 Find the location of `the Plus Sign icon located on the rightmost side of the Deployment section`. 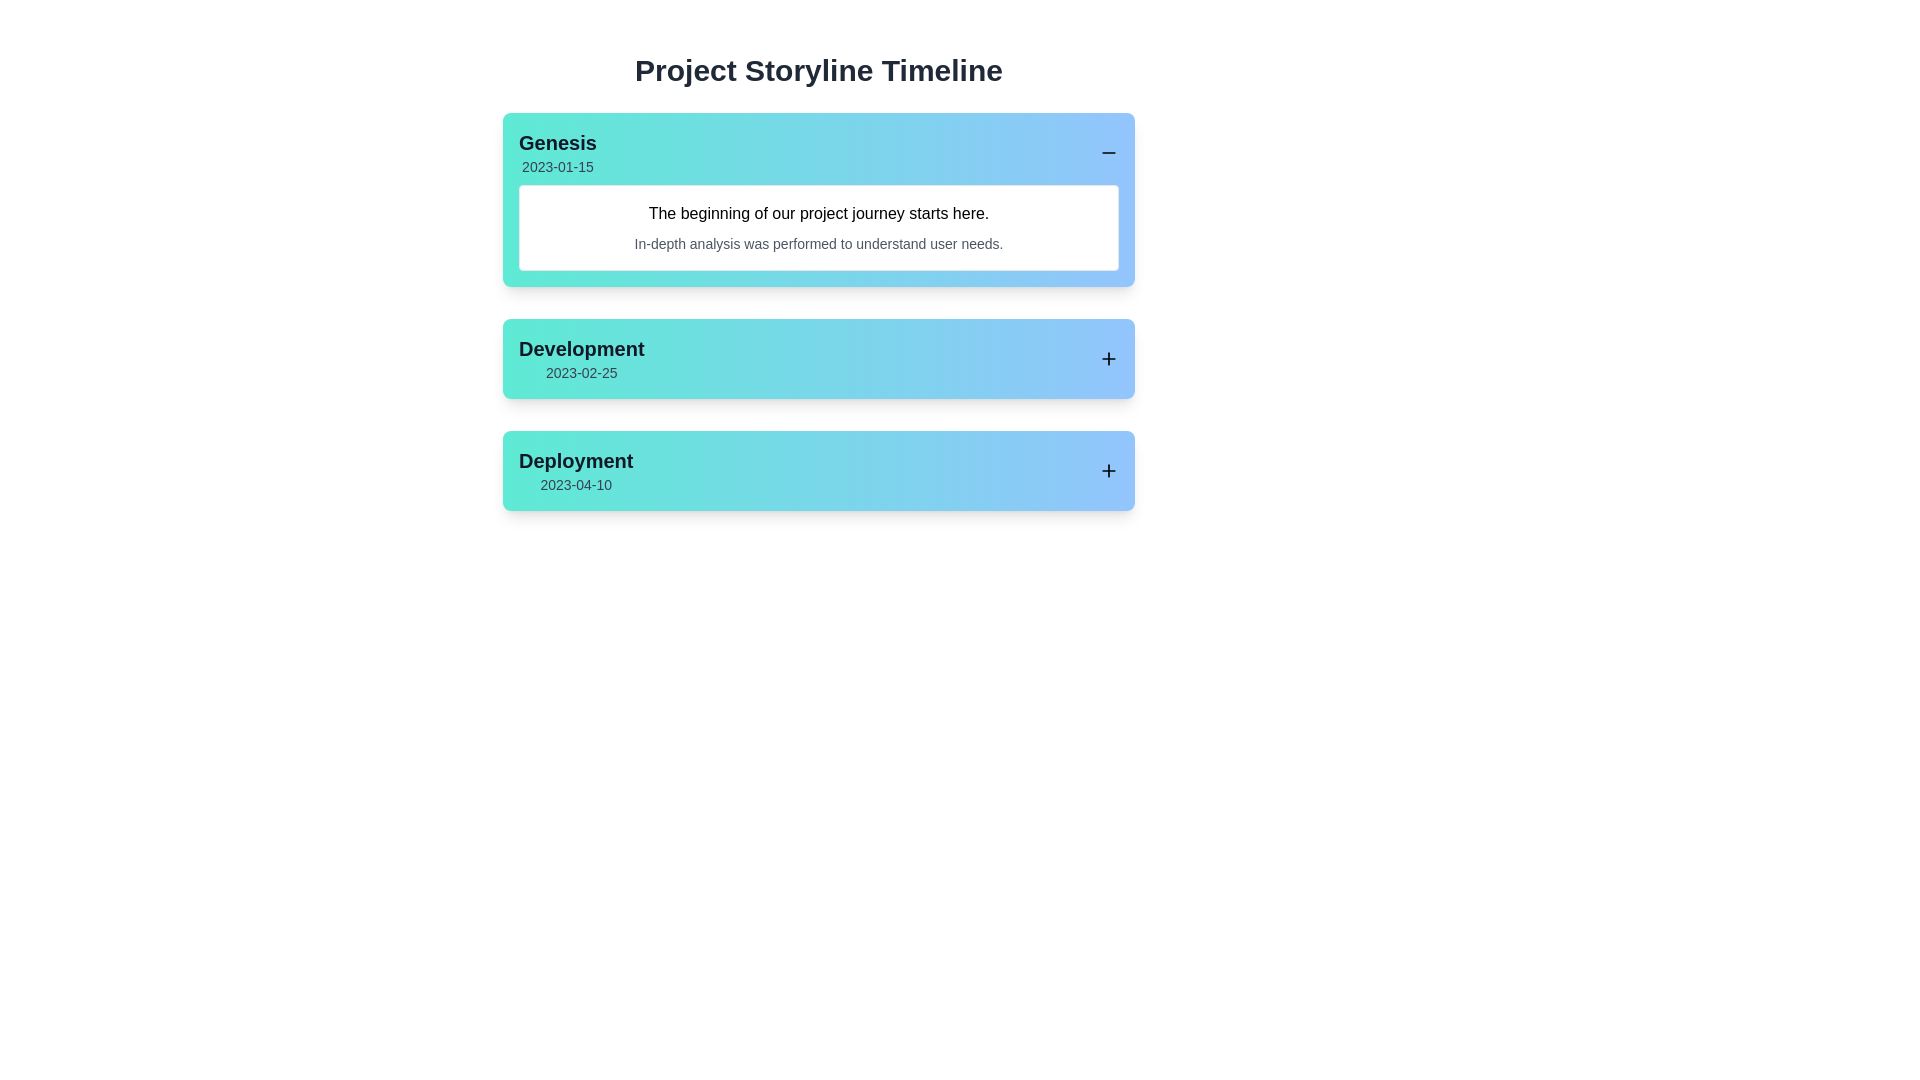

the Plus Sign icon located on the rightmost side of the Deployment section is located at coordinates (1107, 470).